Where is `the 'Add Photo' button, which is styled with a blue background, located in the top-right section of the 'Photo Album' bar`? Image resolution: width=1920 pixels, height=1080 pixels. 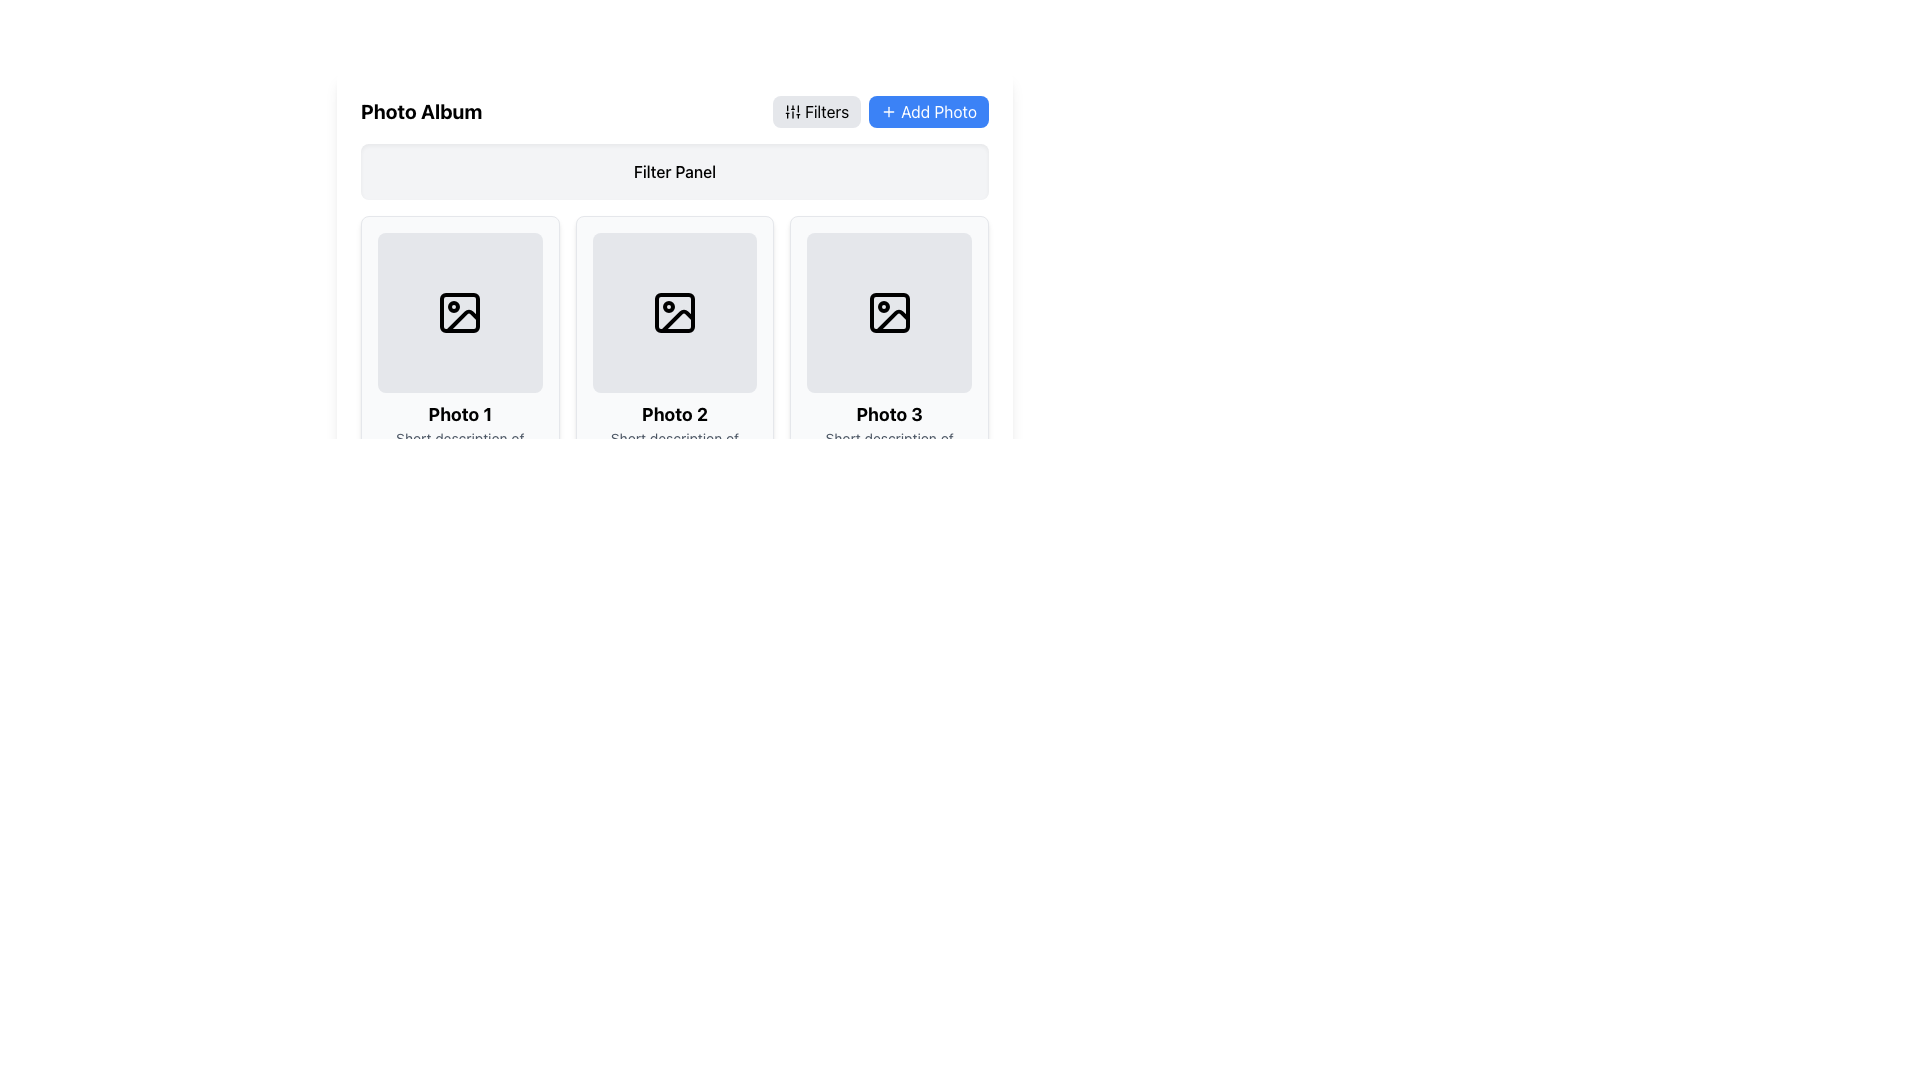 the 'Add Photo' button, which is styled with a blue background, located in the top-right section of the 'Photo Album' bar is located at coordinates (880, 111).